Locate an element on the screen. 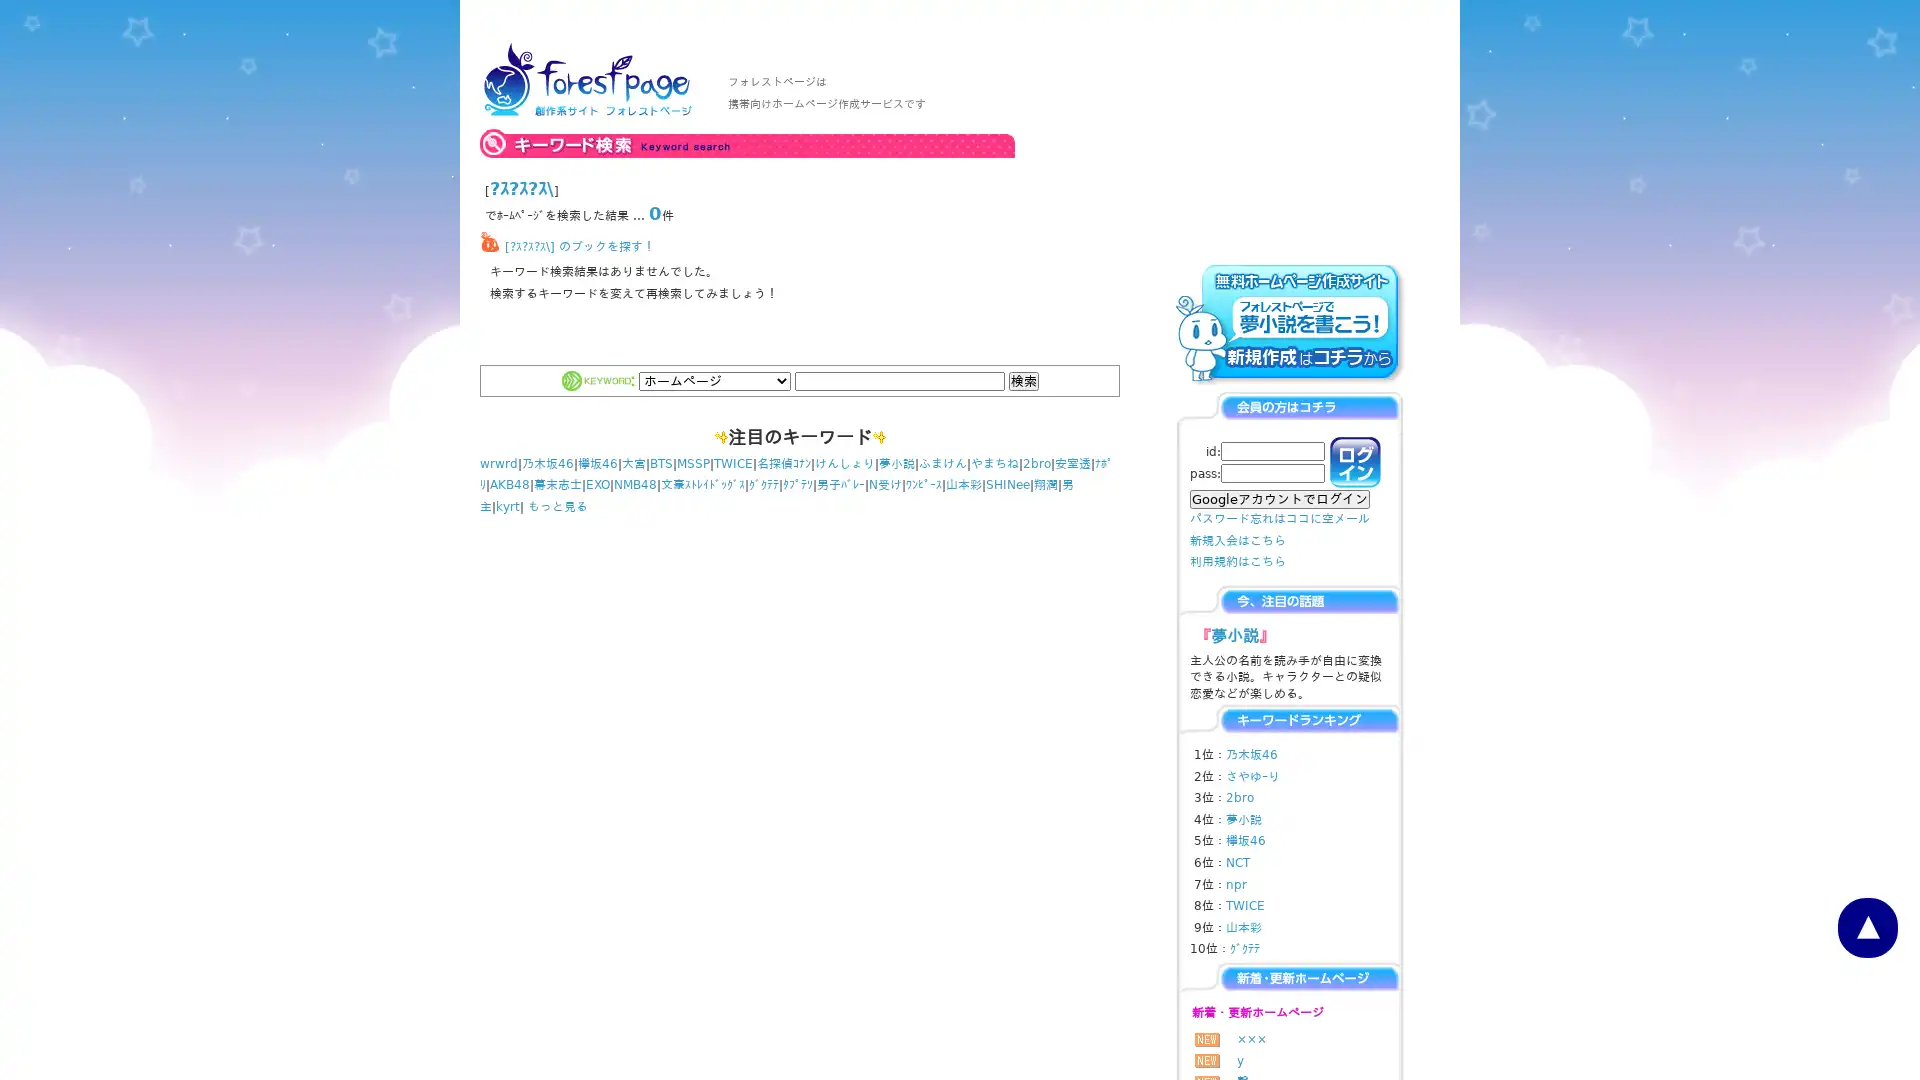 The height and width of the screenshot is (1080, 1920). Google is located at coordinates (1280, 498).